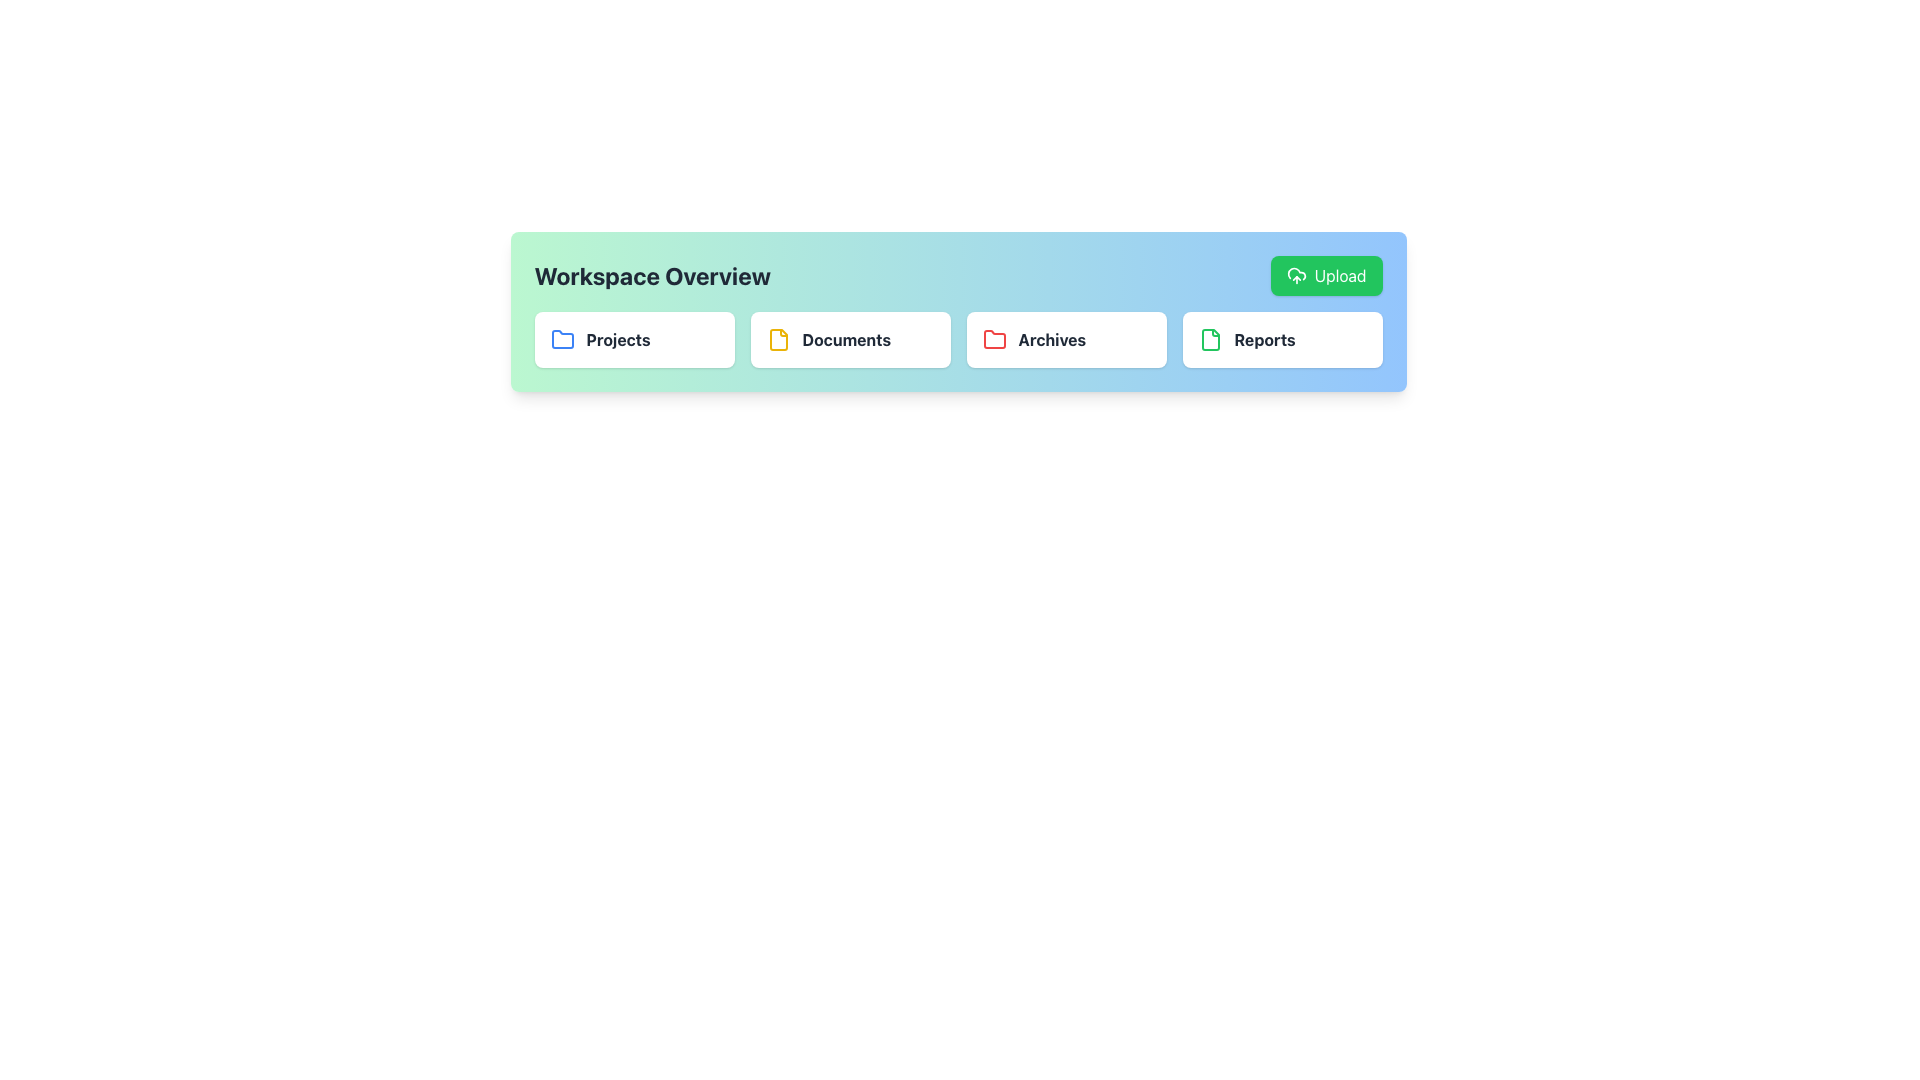 This screenshot has height=1080, width=1920. What do you see at coordinates (850, 338) in the screenshot?
I see `the button labeled 'Documents' which has a white rectangular background, rounded corners, a yellow file icon on the left, and bold dark text on the right` at bounding box center [850, 338].